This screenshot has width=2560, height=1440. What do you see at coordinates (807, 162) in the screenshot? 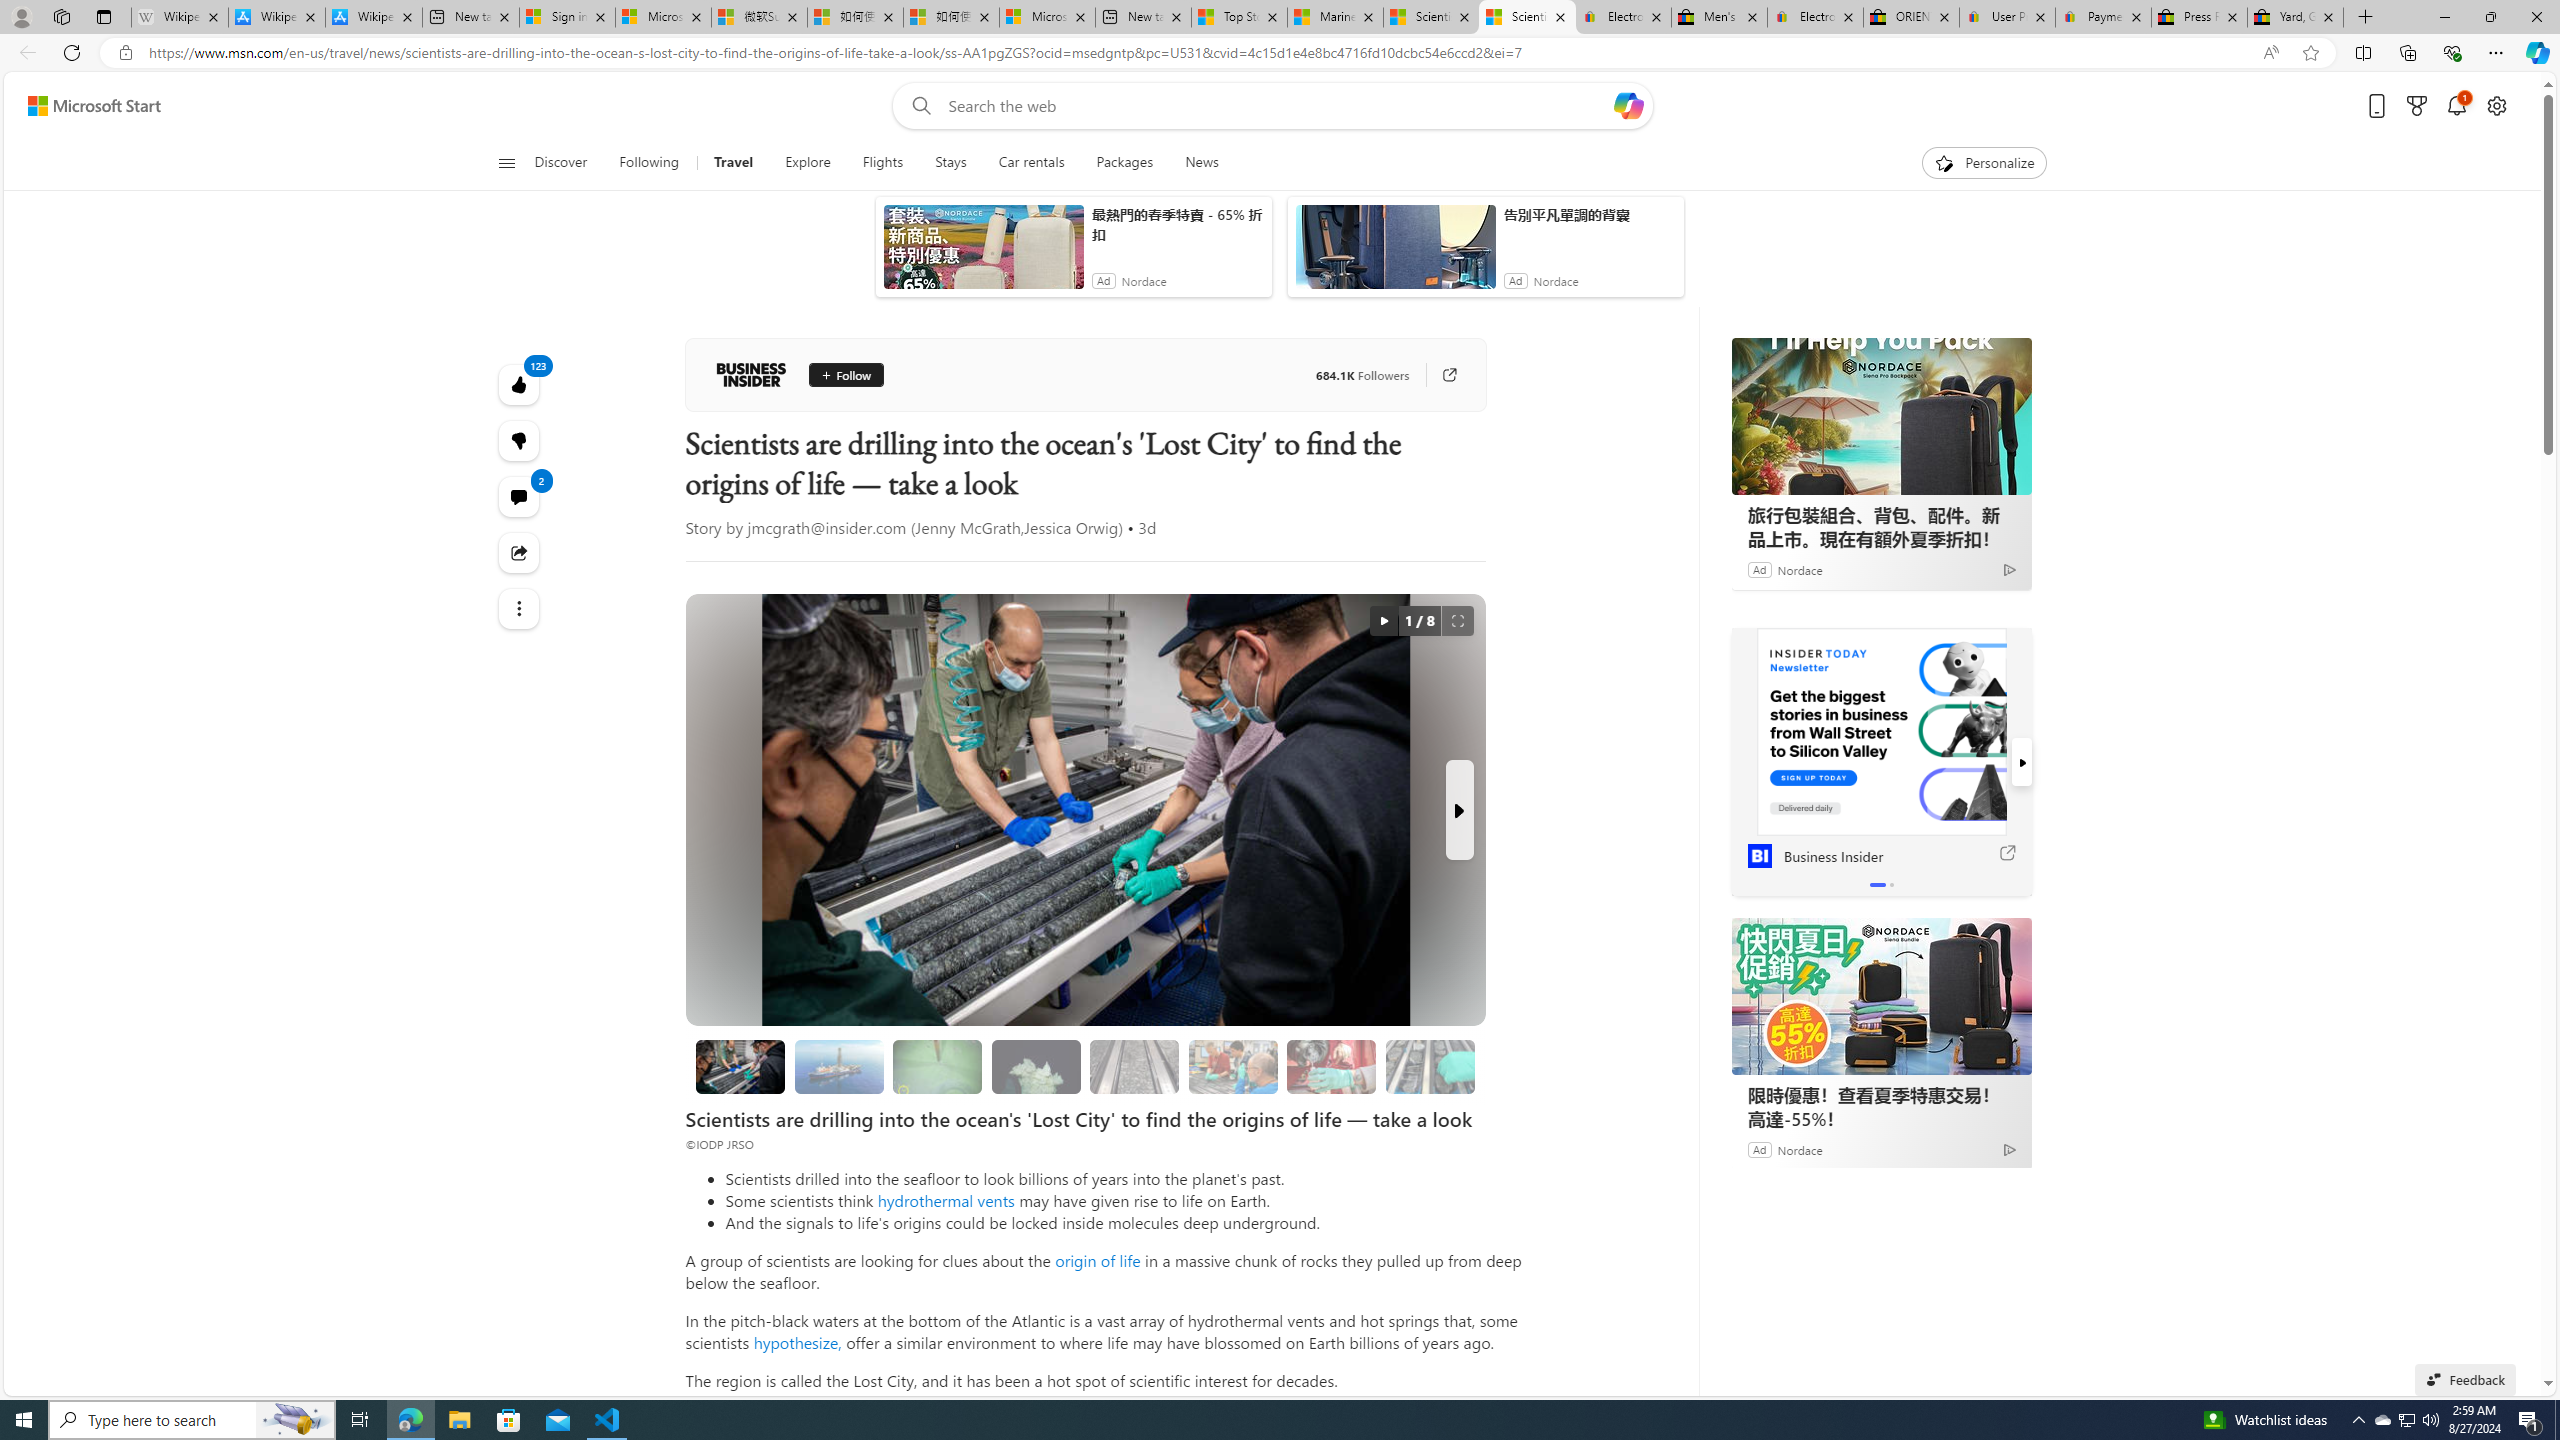
I see `'Explore'` at bounding box center [807, 162].